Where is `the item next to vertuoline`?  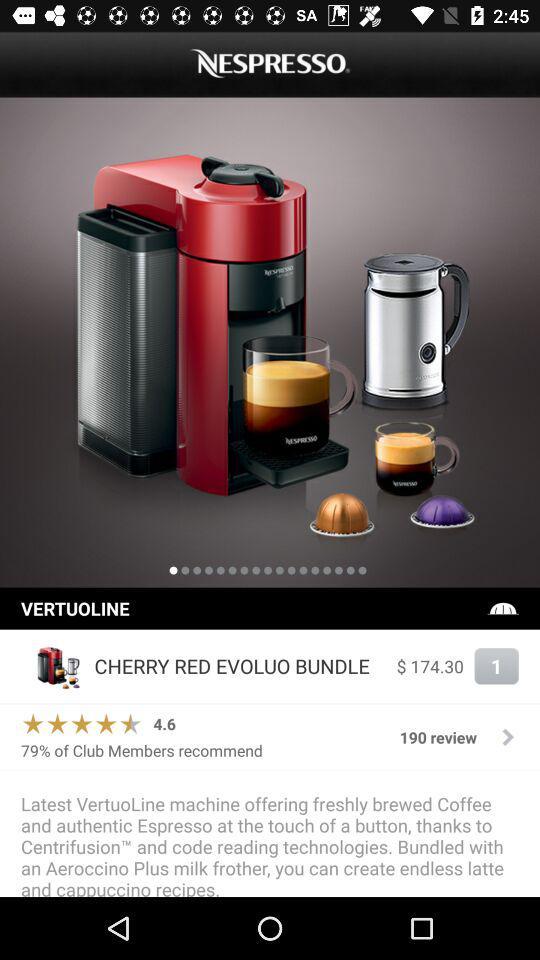 the item next to vertuoline is located at coordinates (502, 607).